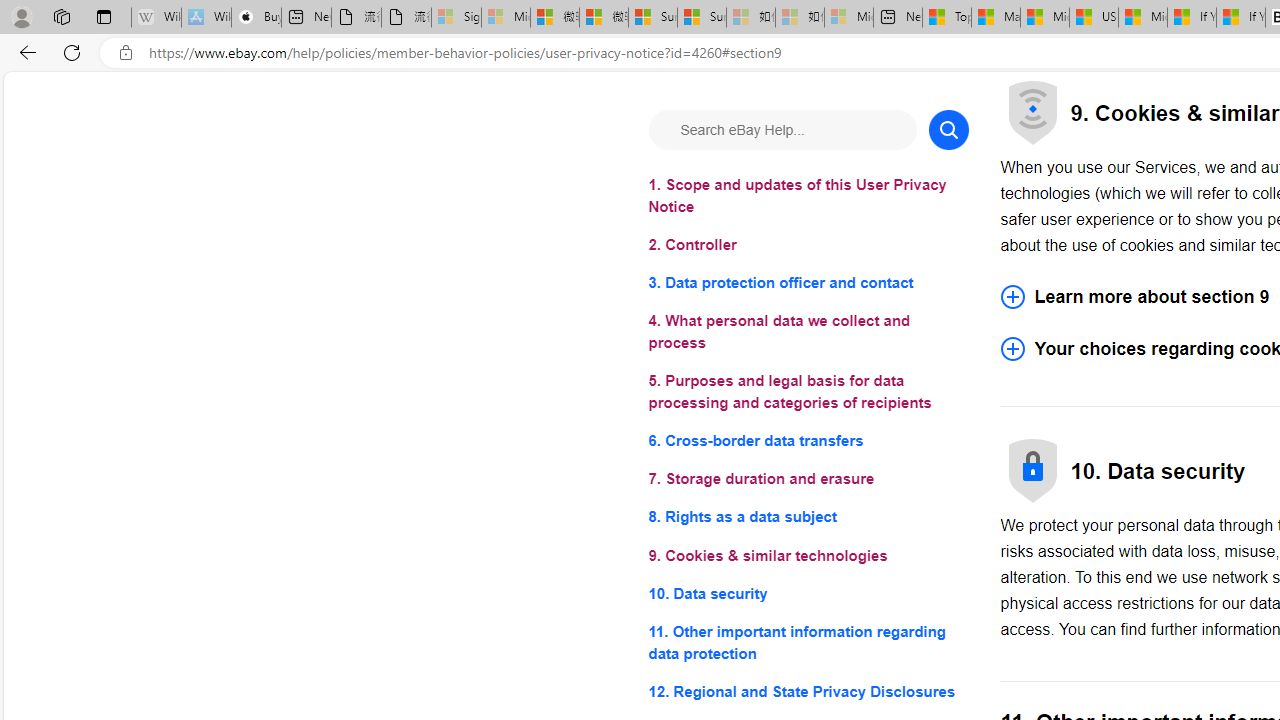 Image resolution: width=1280 pixels, height=720 pixels. What do you see at coordinates (808, 592) in the screenshot?
I see `'10. Data security'` at bounding box center [808, 592].